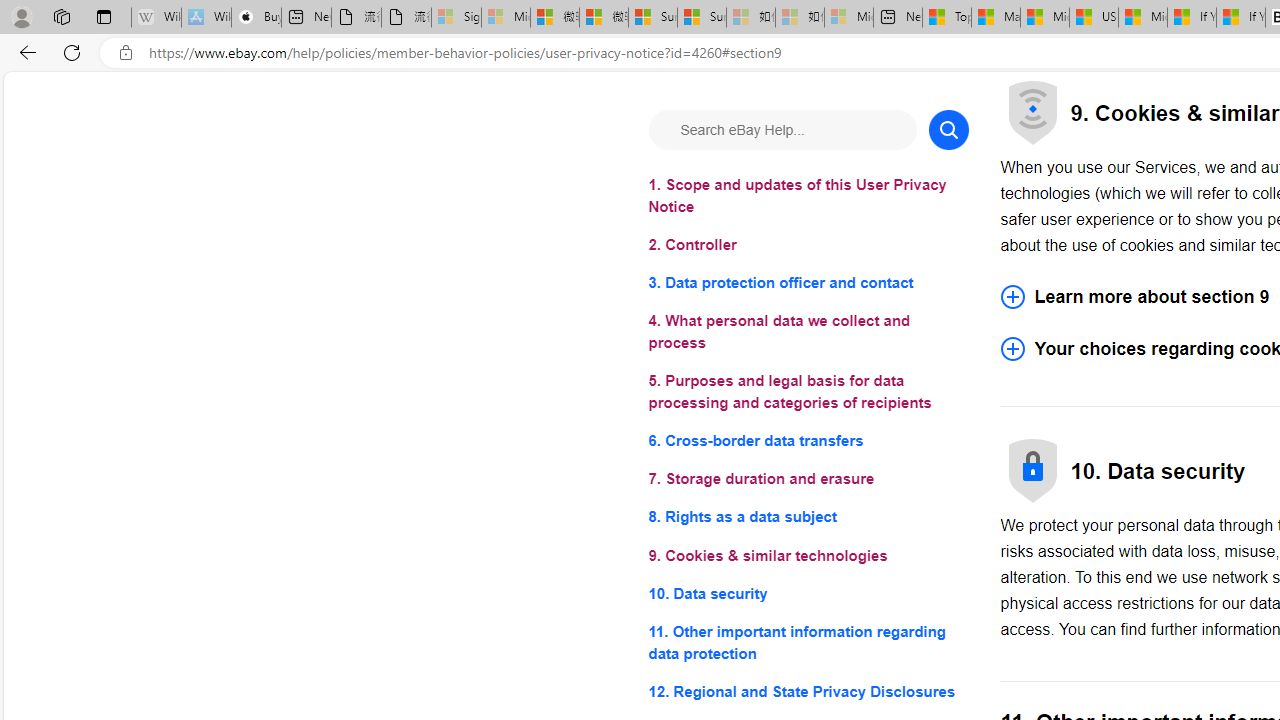 Image resolution: width=1280 pixels, height=720 pixels. What do you see at coordinates (808, 592) in the screenshot?
I see `'10. Data security'` at bounding box center [808, 592].